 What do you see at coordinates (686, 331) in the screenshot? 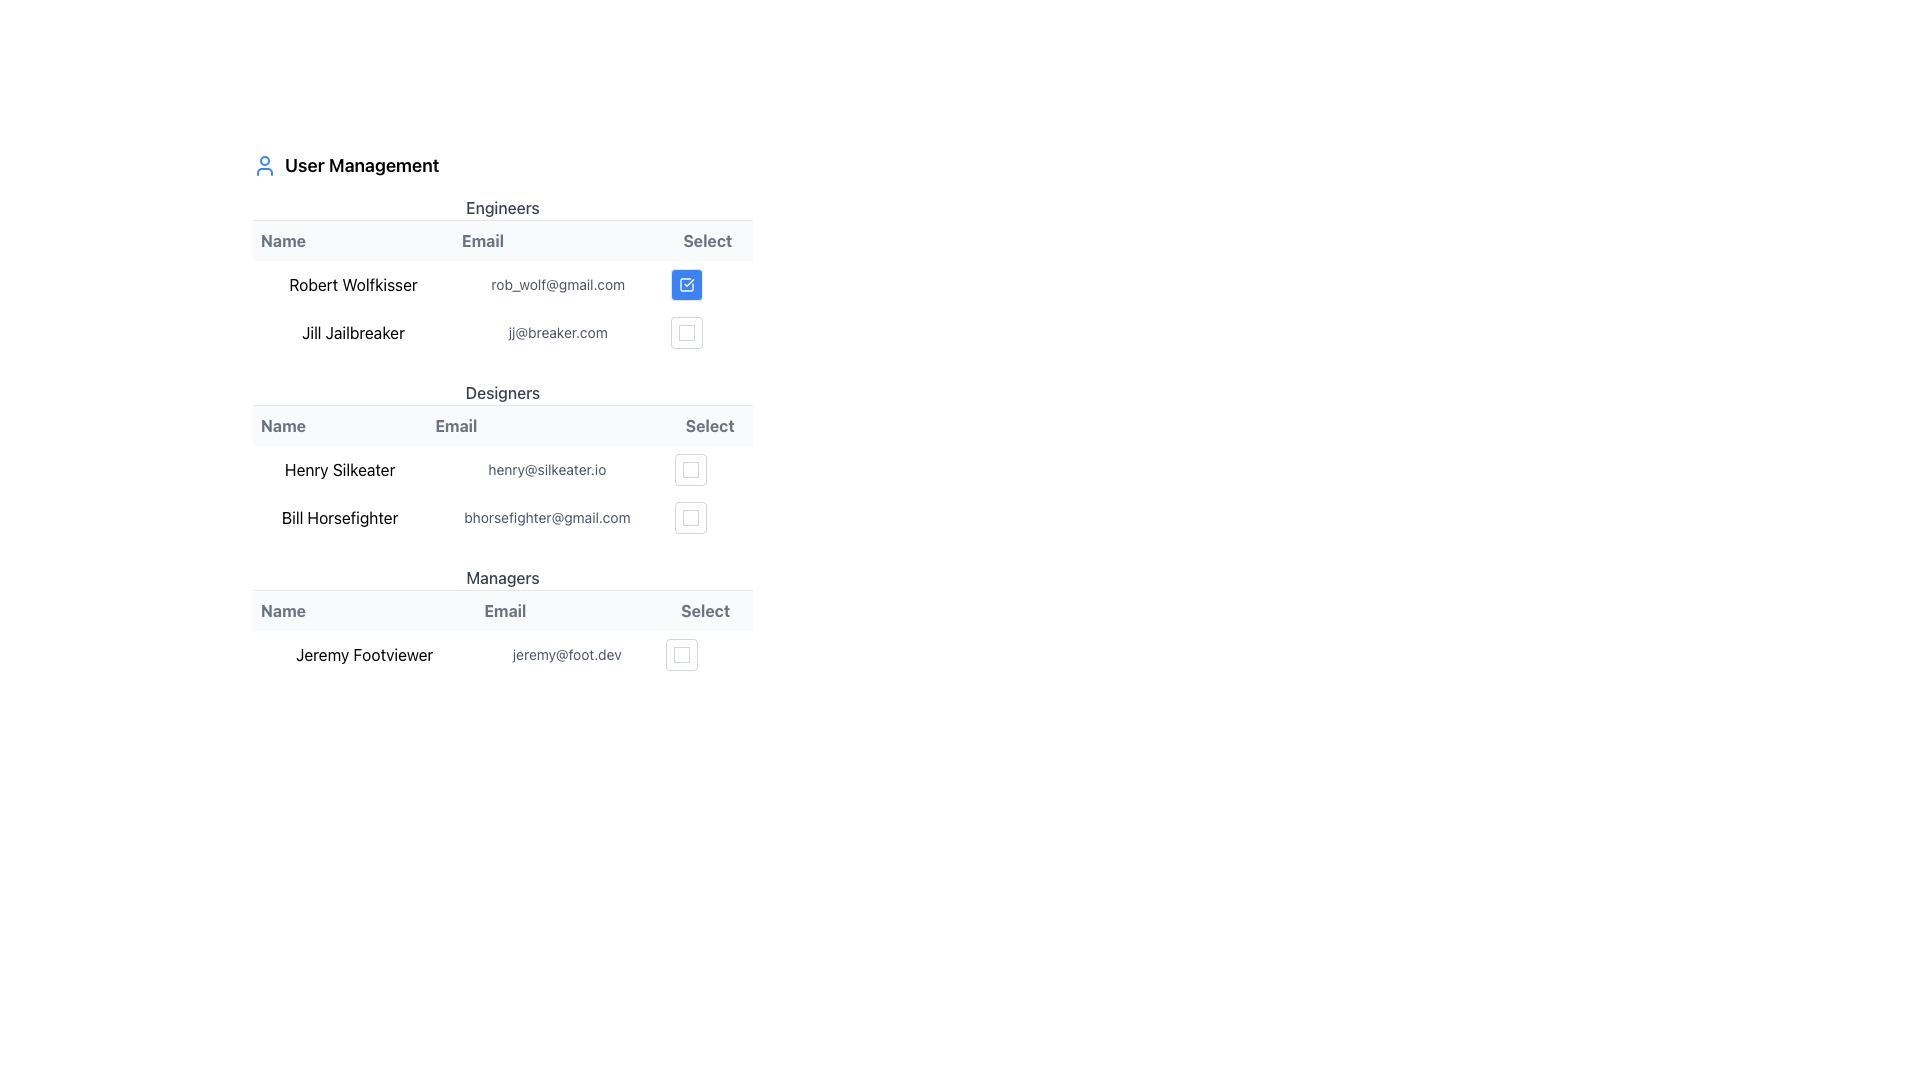
I see `the checkbox in the 'Select' column of the second row under the 'Engineers' section` at bounding box center [686, 331].